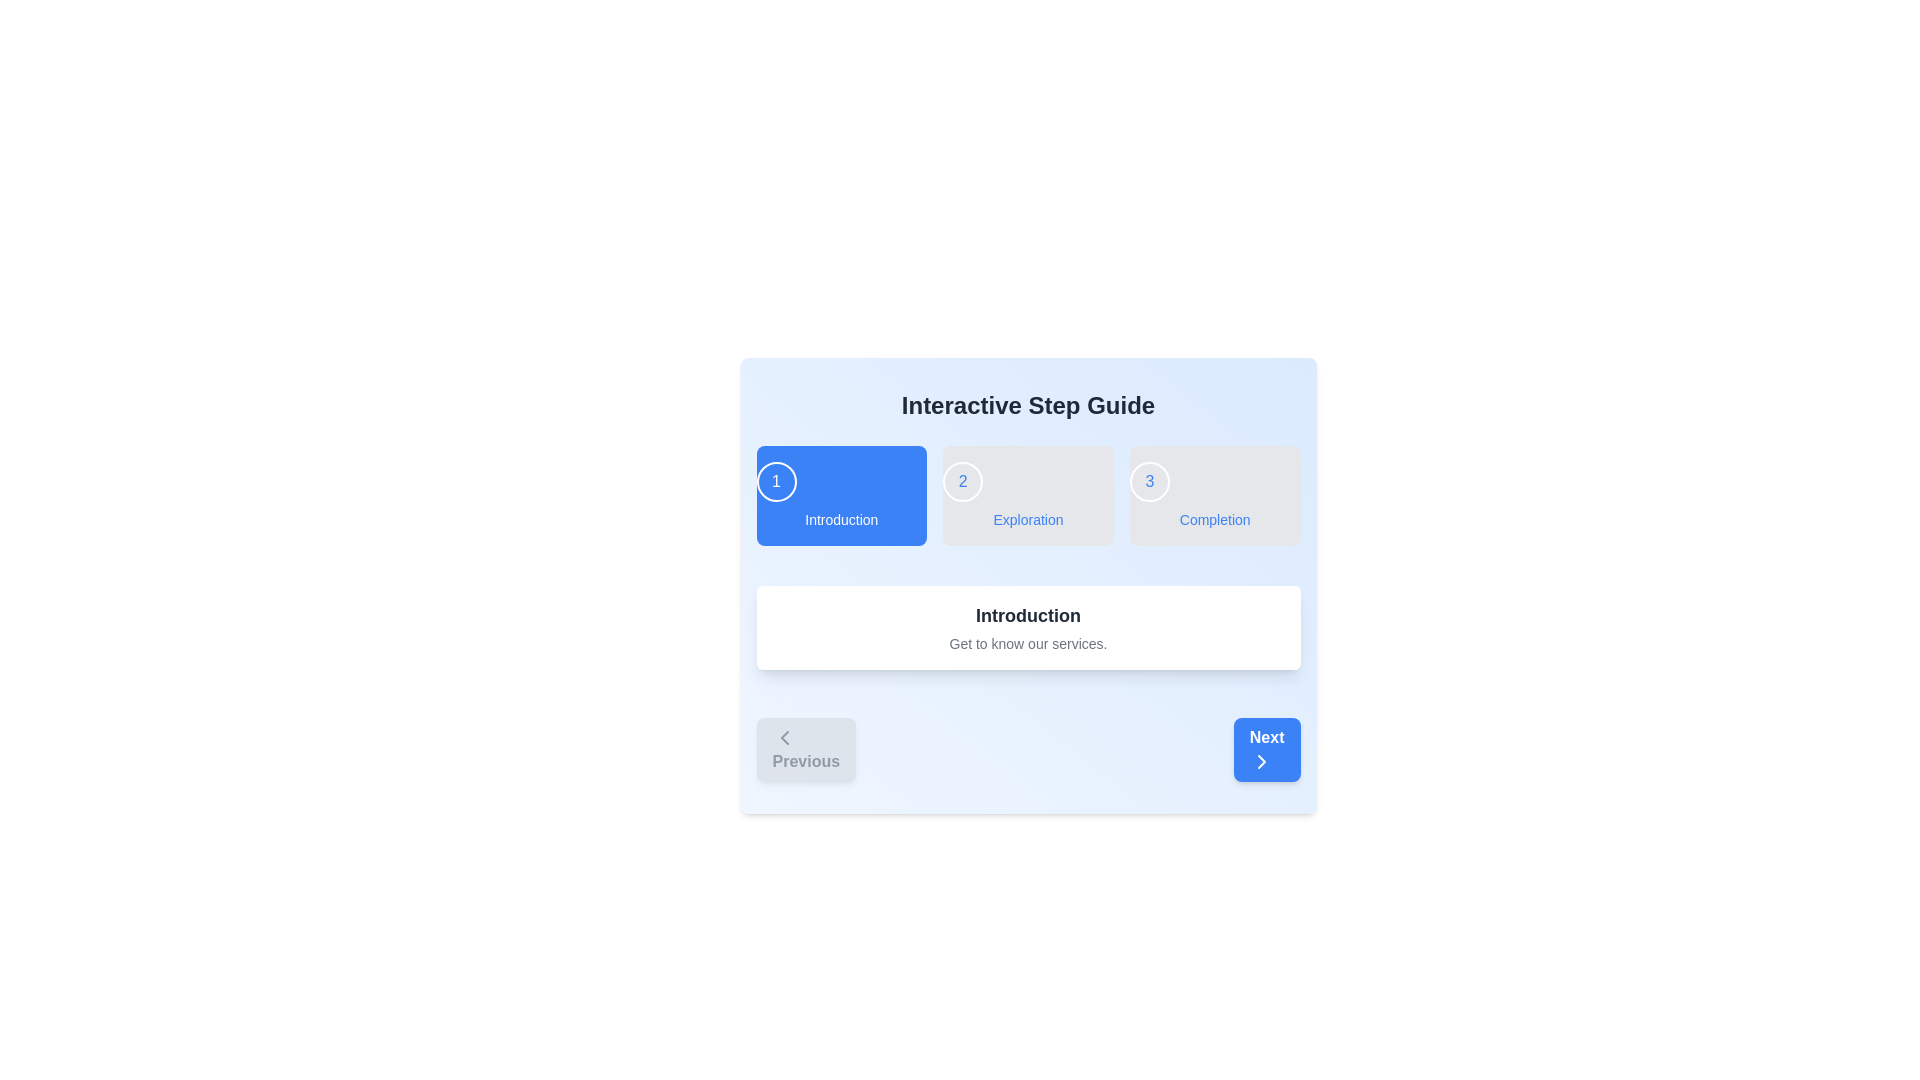  I want to click on the text label indicating the second step in the step guide, located below the circular icon labeled '2', so click(1028, 519).